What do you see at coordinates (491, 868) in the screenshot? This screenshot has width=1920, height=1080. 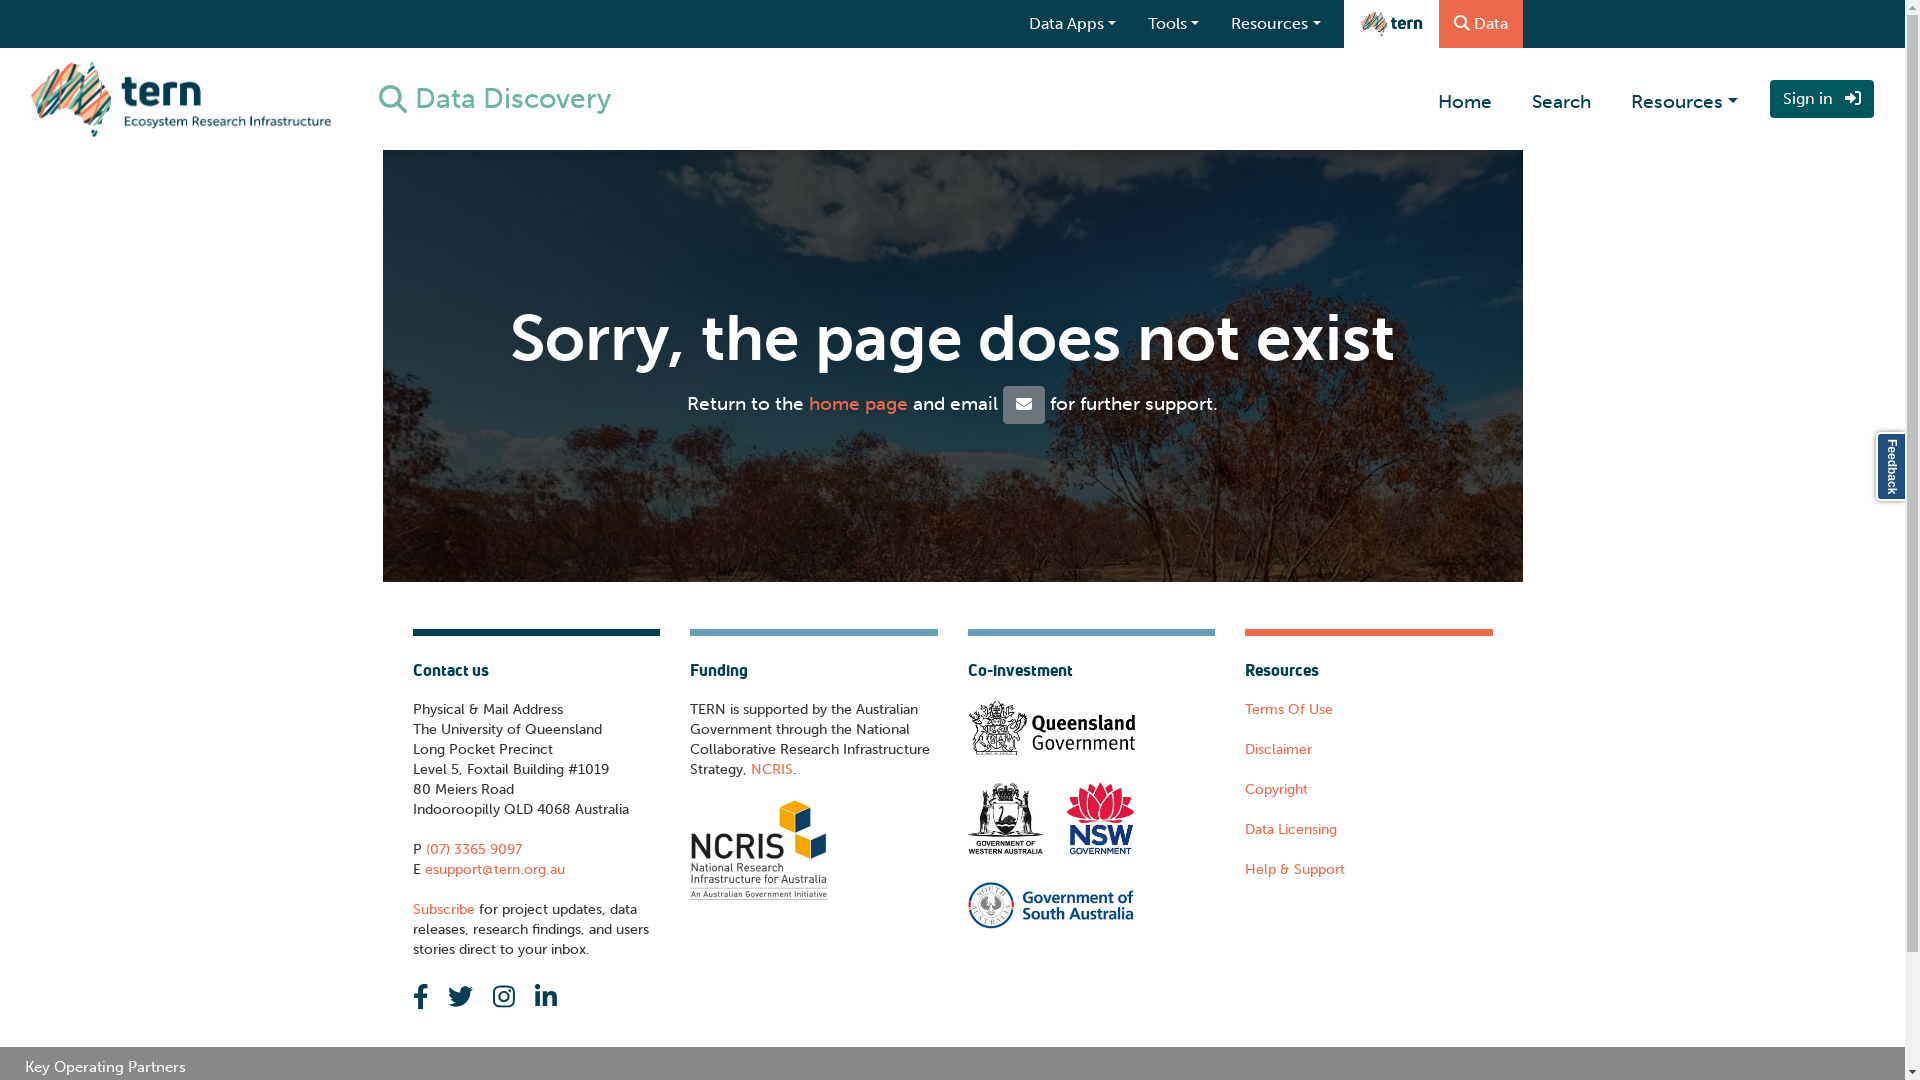 I see `'esupport@tern.org.au'` at bounding box center [491, 868].